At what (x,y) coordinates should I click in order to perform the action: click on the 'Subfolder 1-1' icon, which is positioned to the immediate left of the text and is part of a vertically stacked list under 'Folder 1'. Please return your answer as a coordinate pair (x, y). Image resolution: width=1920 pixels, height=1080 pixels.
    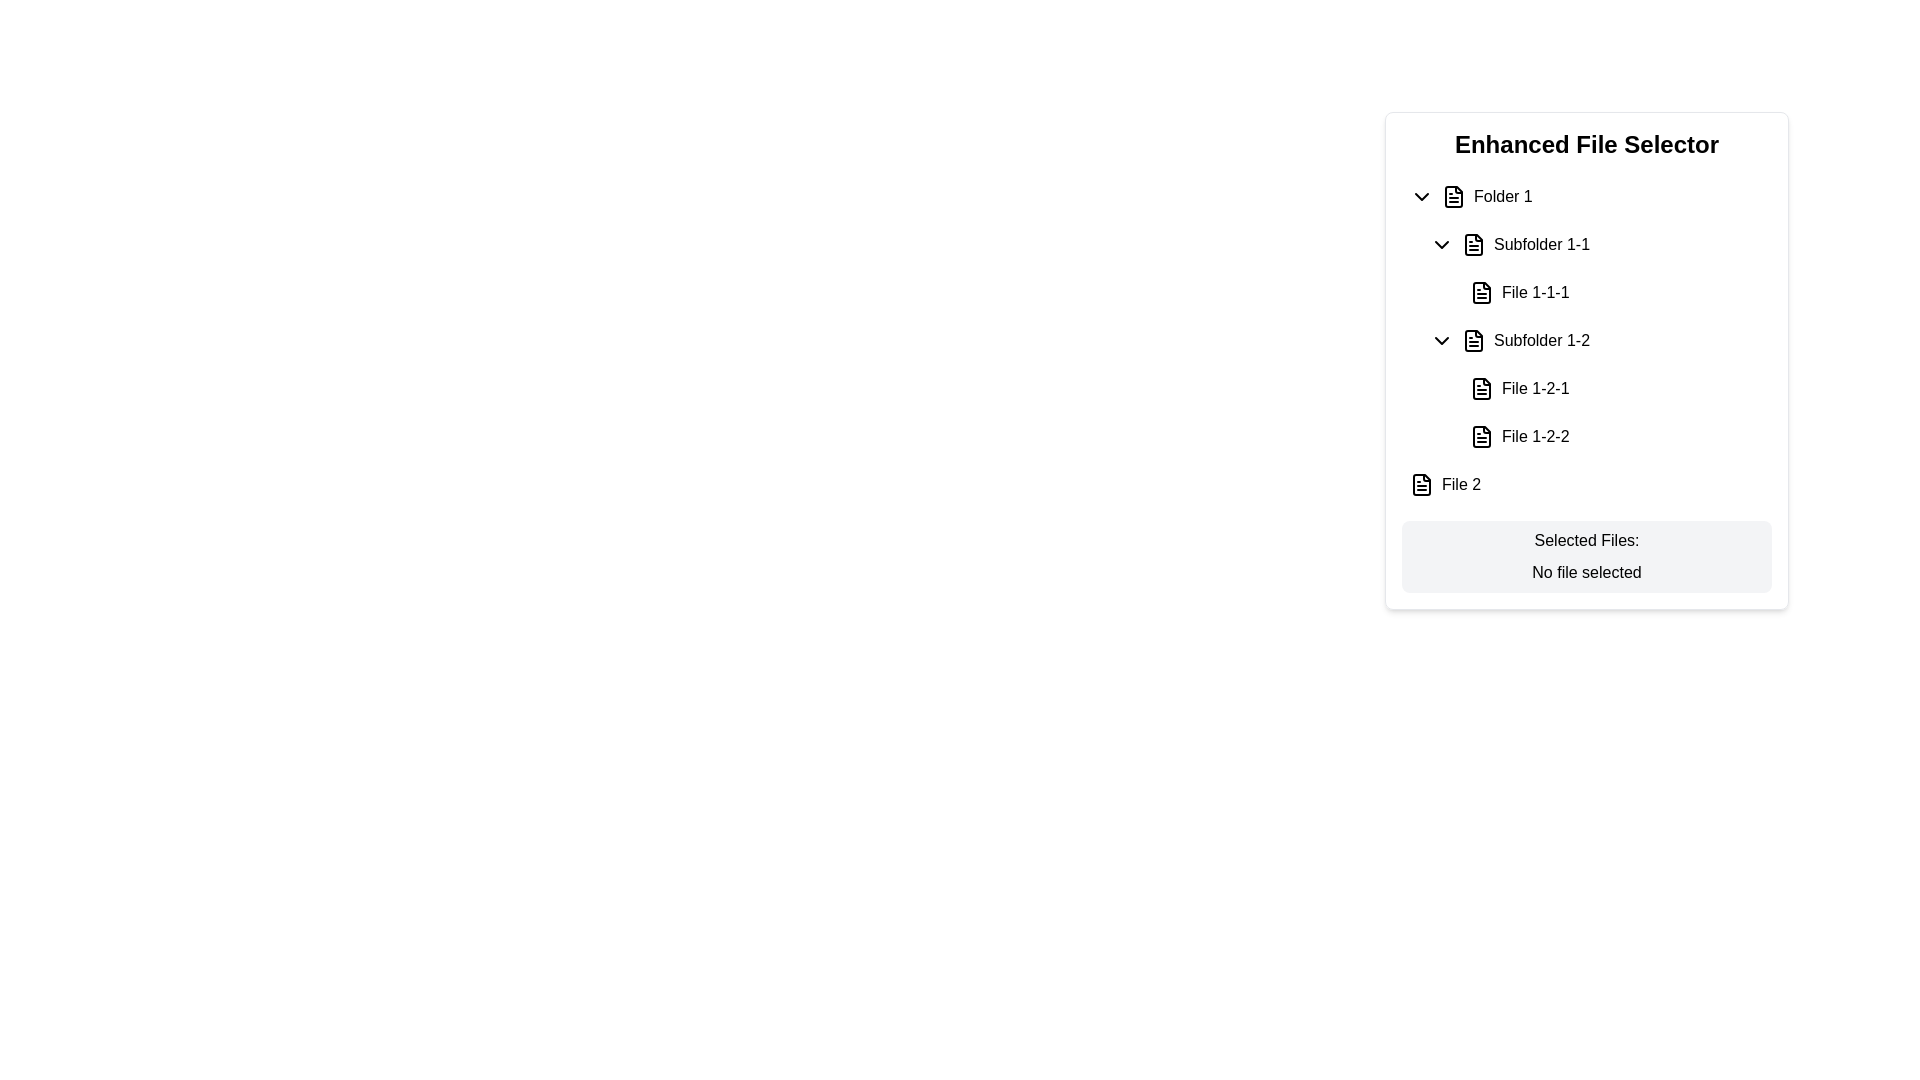
    Looking at the image, I should click on (1473, 244).